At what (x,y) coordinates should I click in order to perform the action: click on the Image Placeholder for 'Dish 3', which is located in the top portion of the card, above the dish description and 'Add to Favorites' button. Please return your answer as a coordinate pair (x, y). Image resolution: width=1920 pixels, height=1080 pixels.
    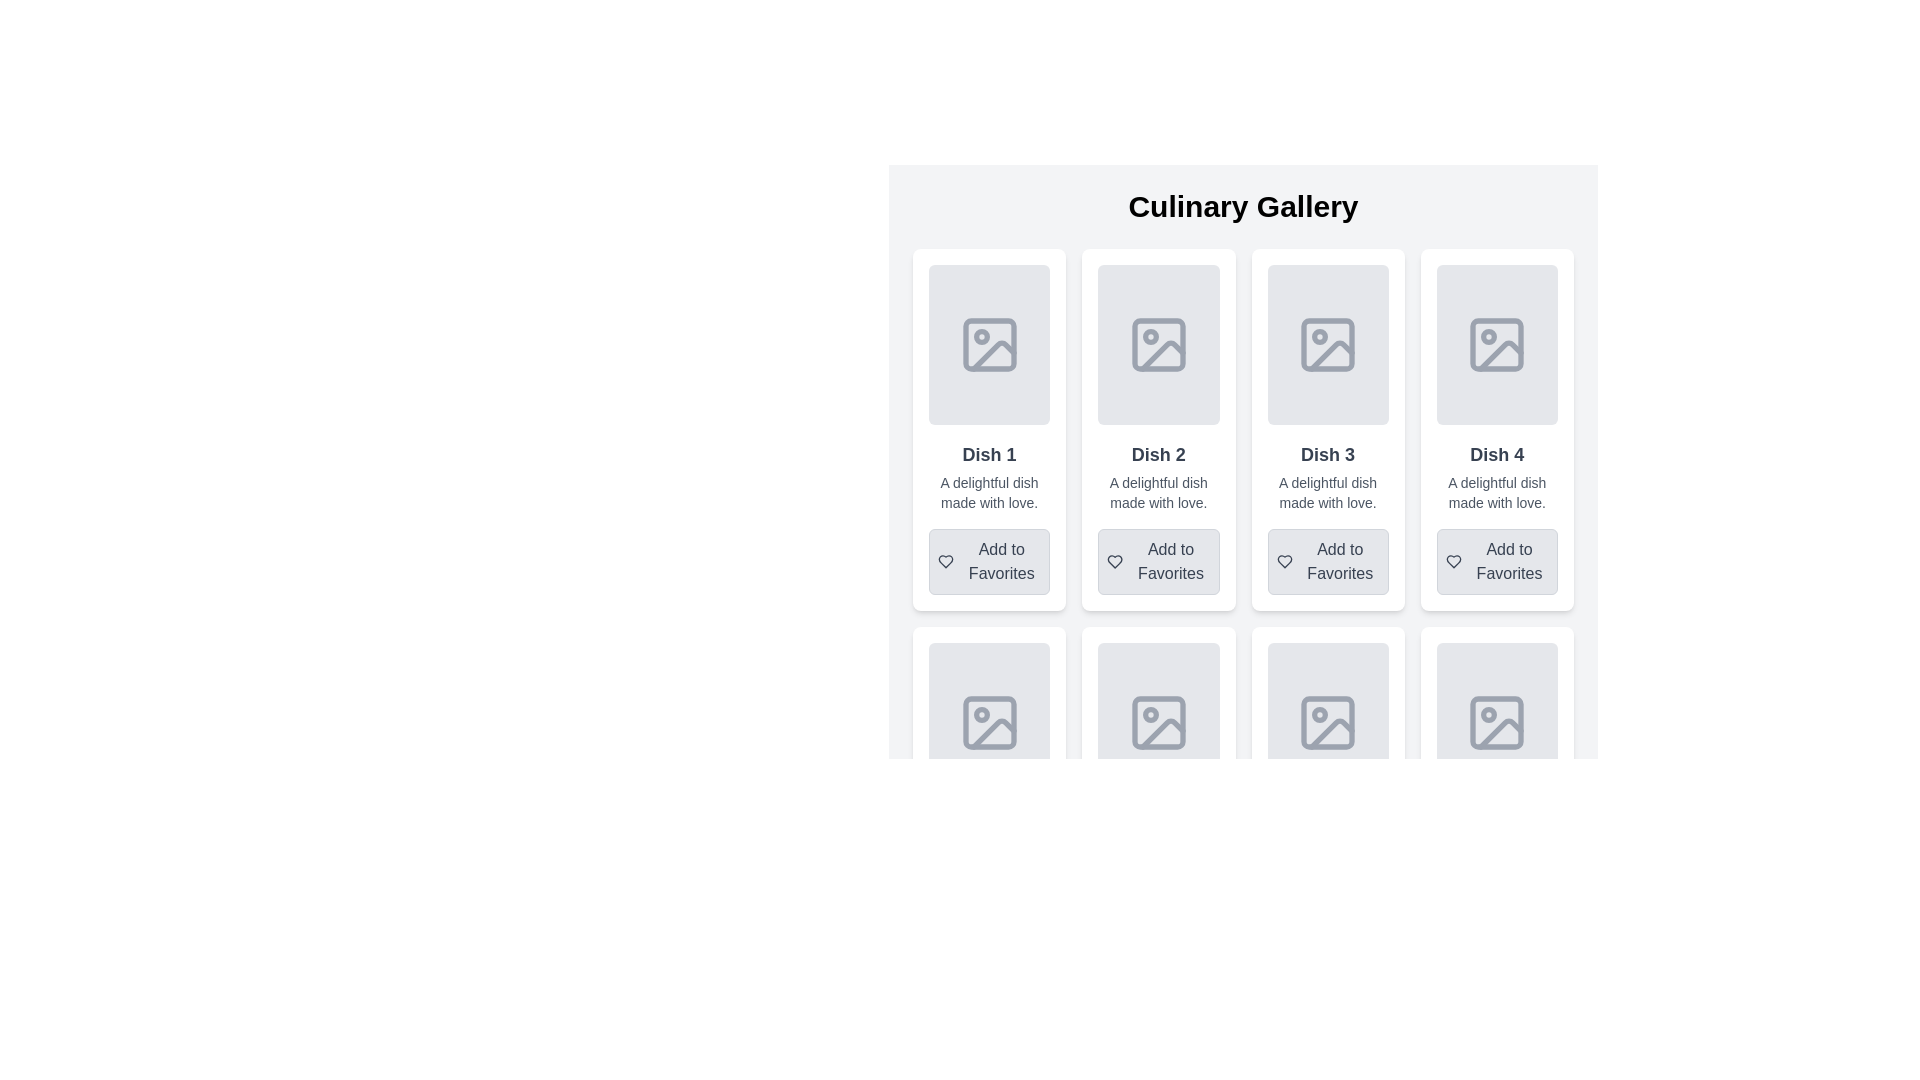
    Looking at the image, I should click on (1328, 343).